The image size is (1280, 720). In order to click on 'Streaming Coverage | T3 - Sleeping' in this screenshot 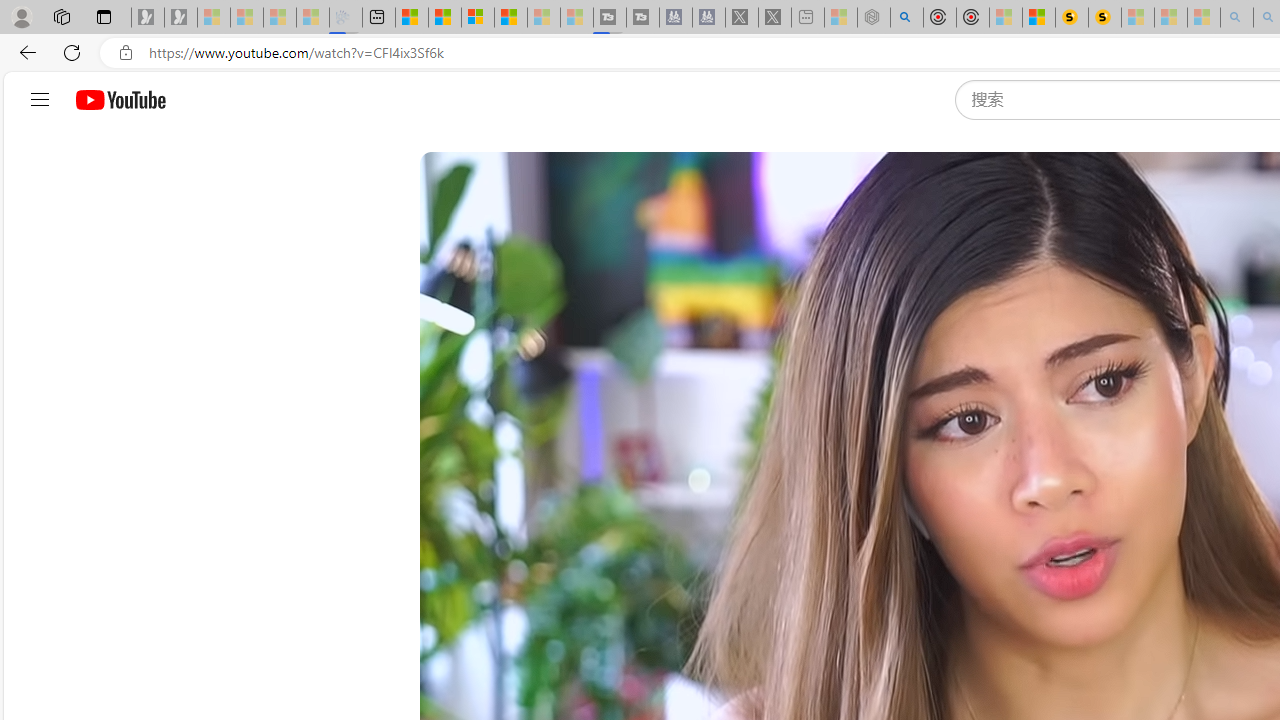, I will do `click(608, 17)`.